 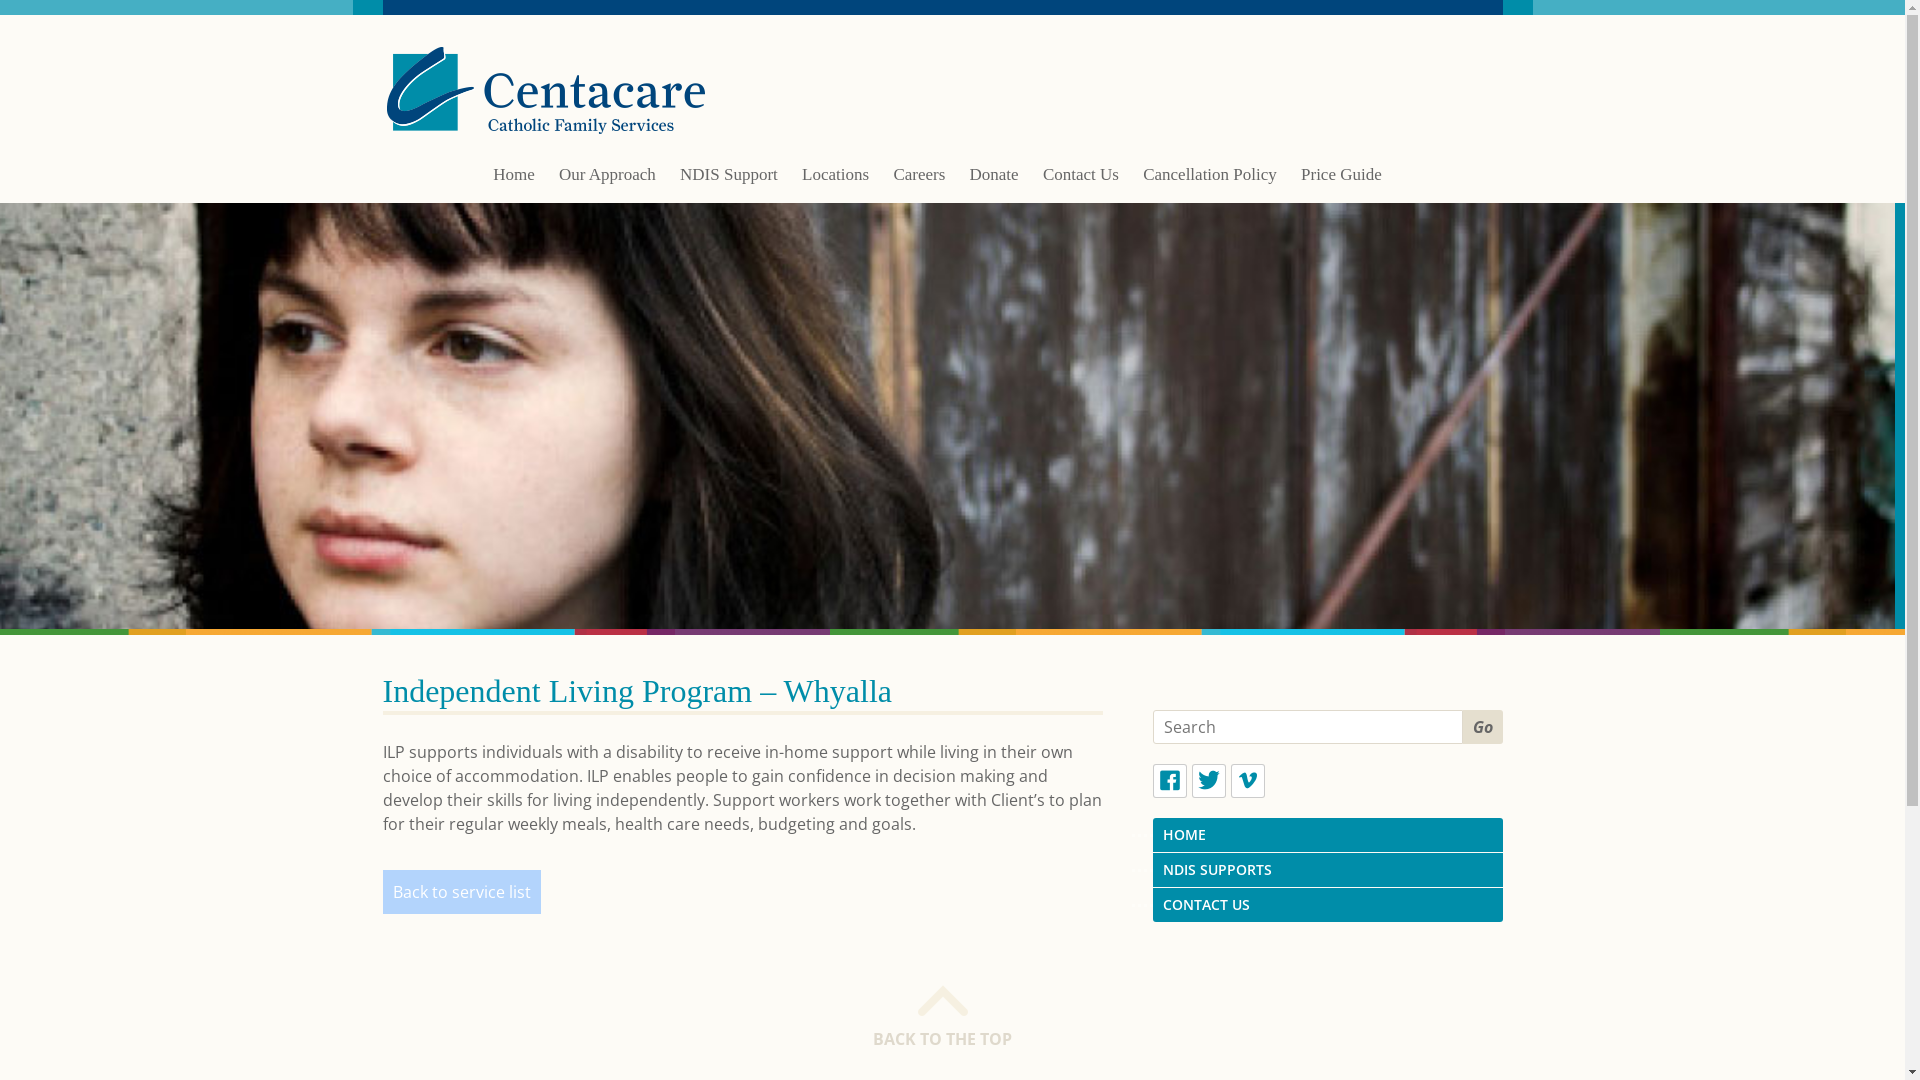 What do you see at coordinates (994, 184) in the screenshot?
I see `'Donate'` at bounding box center [994, 184].